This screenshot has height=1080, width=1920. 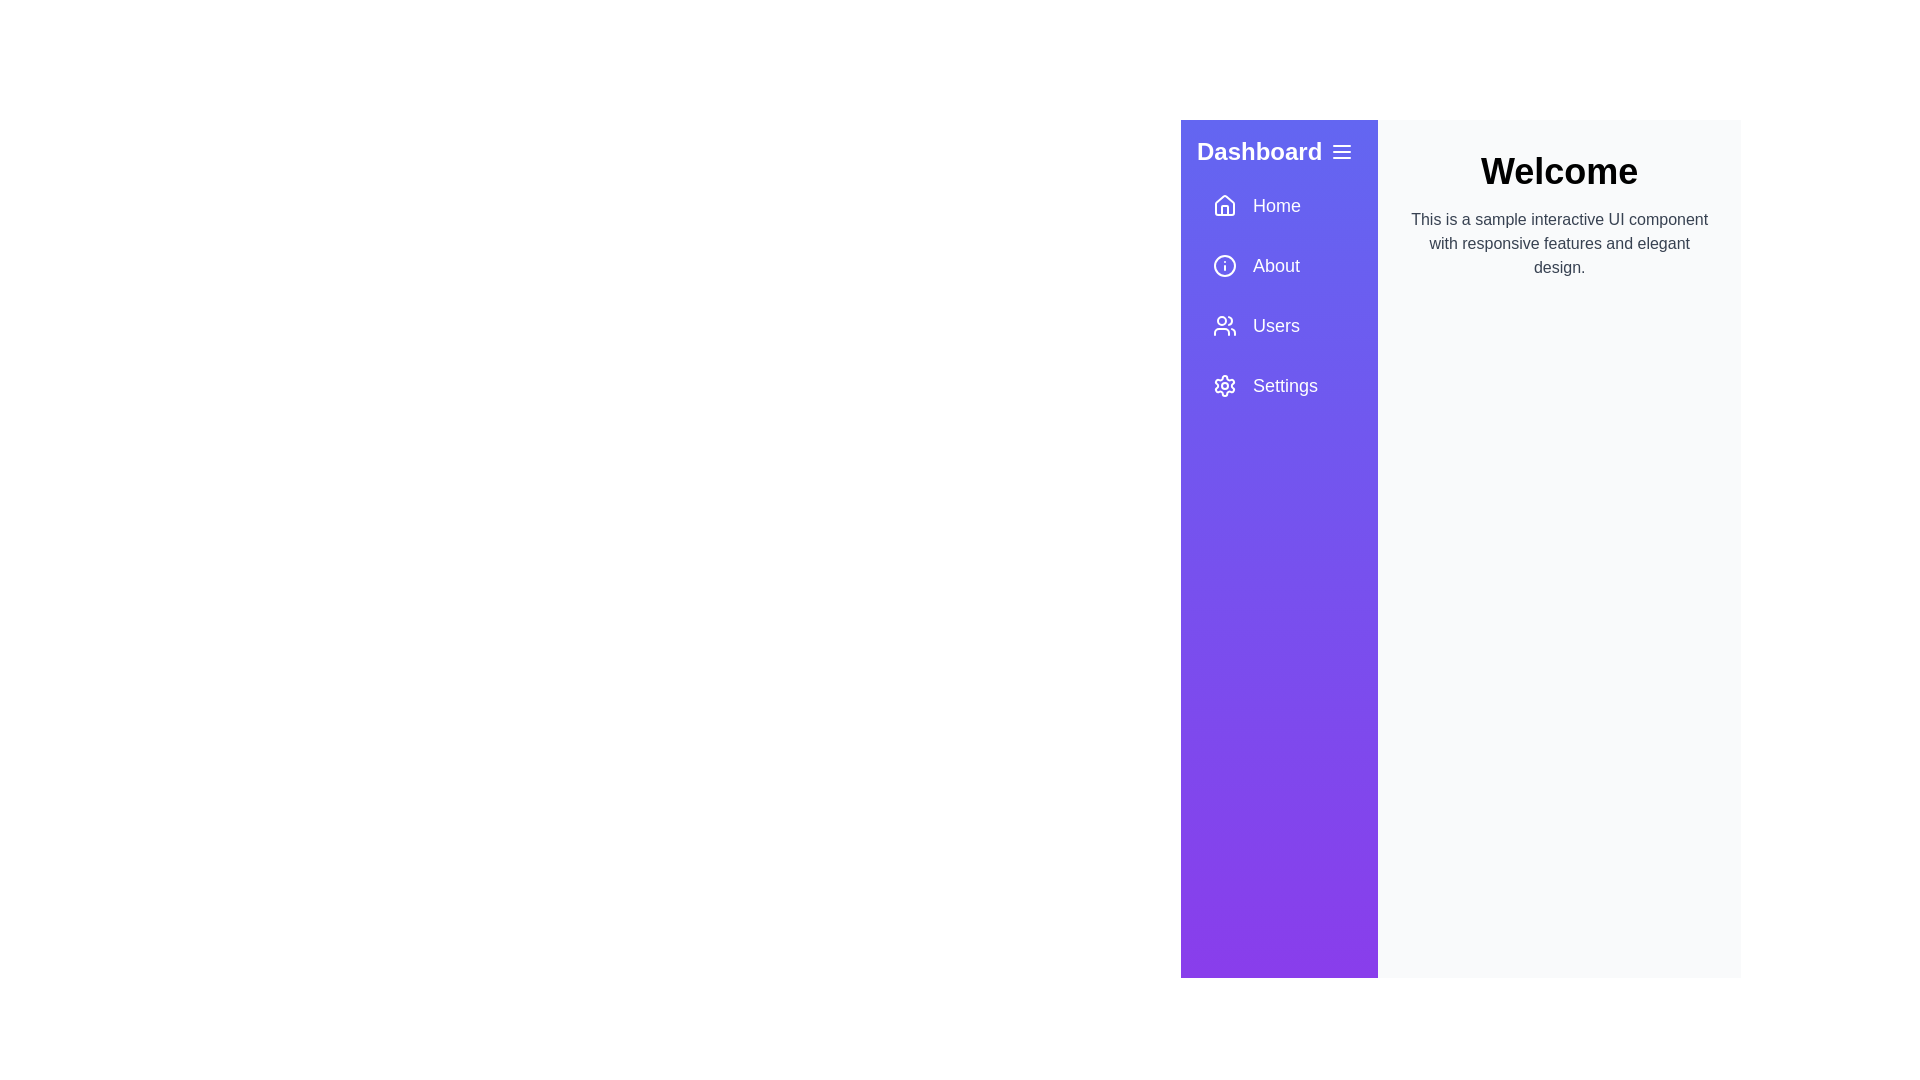 What do you see at coordinates (1558, 171) in the screenshot?
I see `the 'Welcome' text in the main content area` at bounding box center [1558, 171].